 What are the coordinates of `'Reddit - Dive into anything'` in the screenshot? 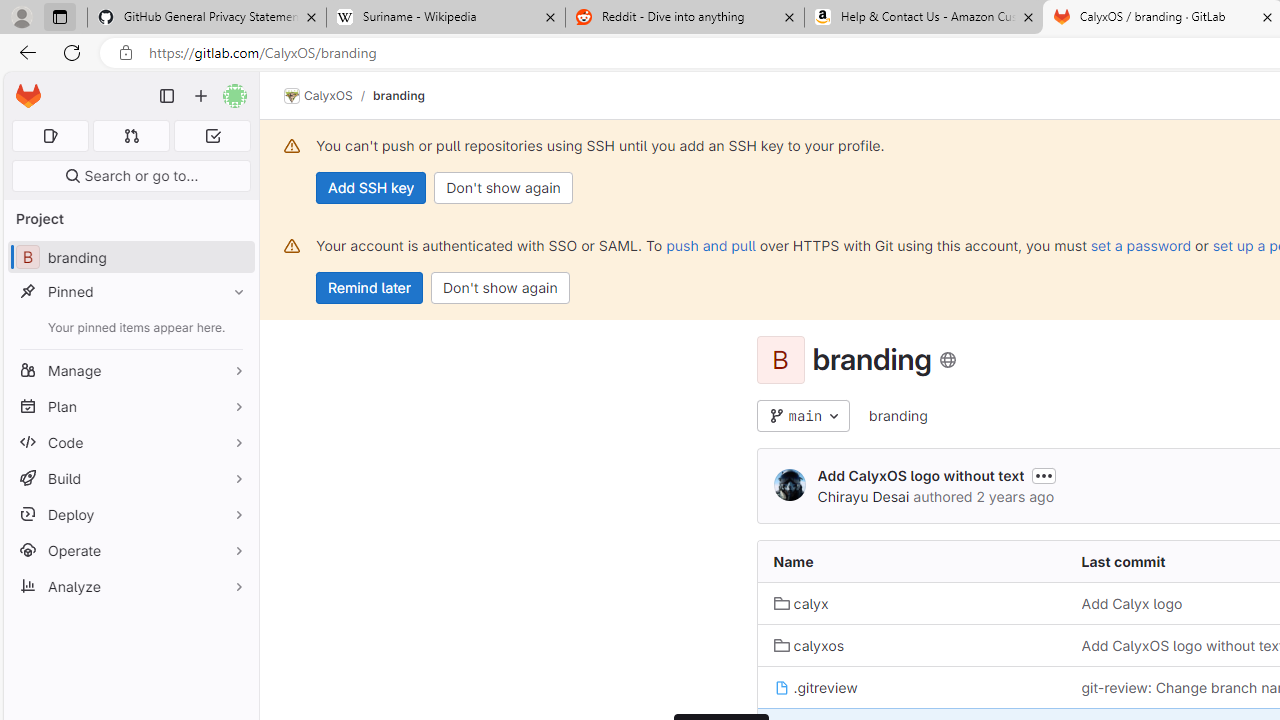 It's located at (684, 17).